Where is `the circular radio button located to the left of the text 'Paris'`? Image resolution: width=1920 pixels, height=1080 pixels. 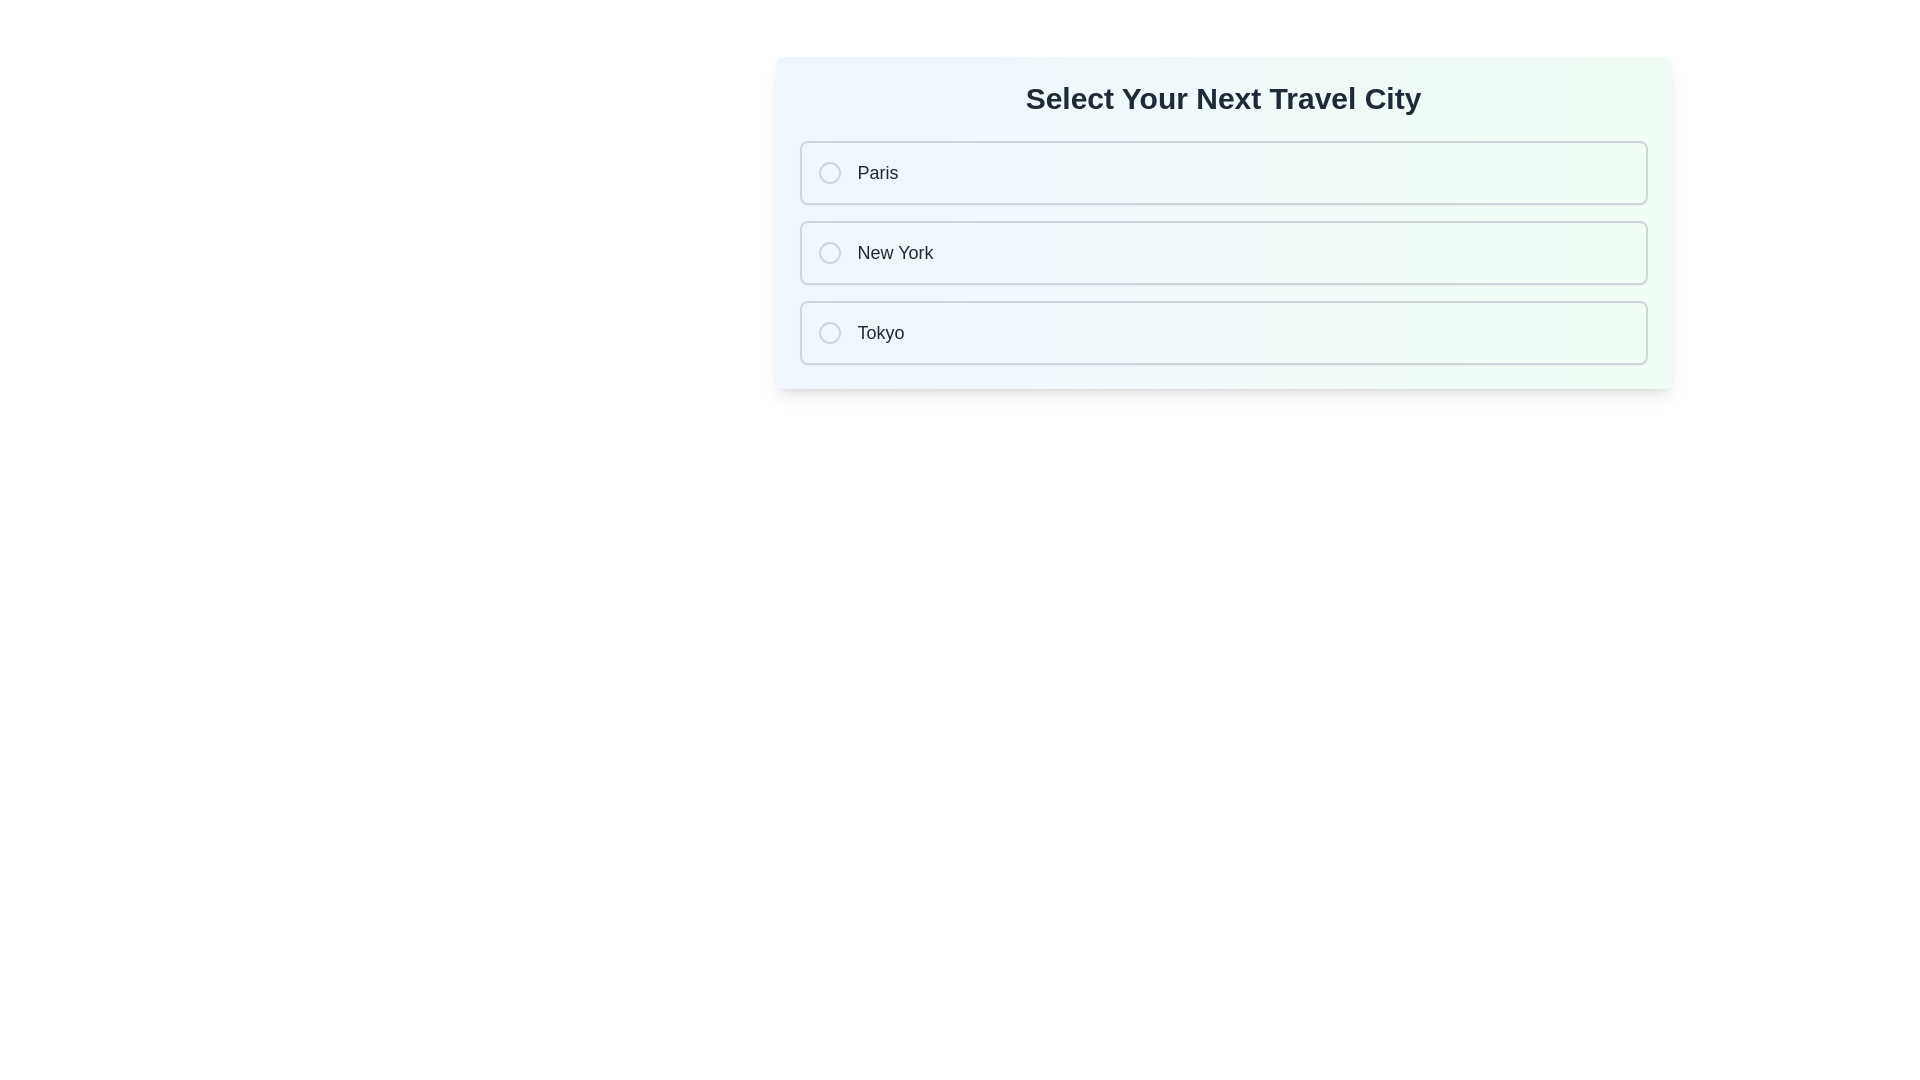 the circular radio button located to the left of the text 'Paris' is located at coordinates (829, 172).